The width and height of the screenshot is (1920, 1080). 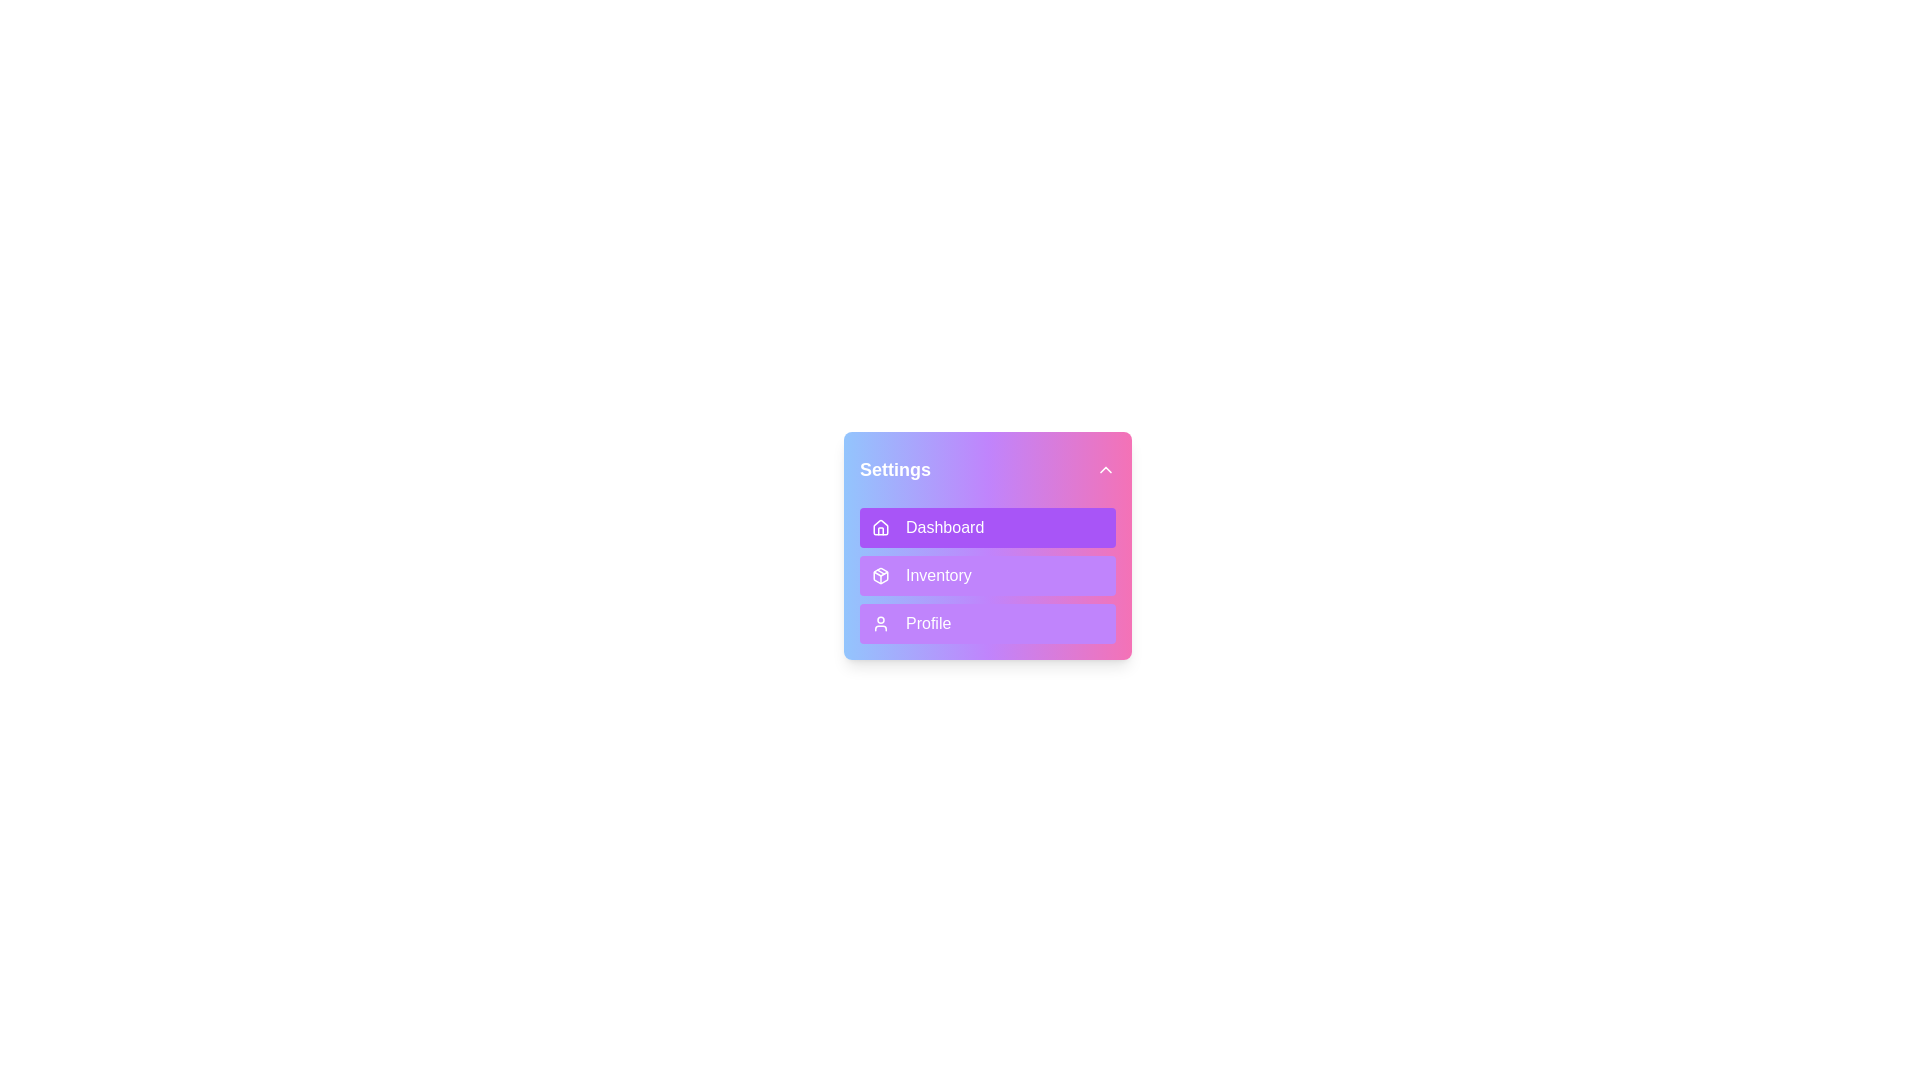 What do you see at coordinates (988, 527) in the screenshot?
I see `the menu item Dashboard` at bounding box center [988, 527].